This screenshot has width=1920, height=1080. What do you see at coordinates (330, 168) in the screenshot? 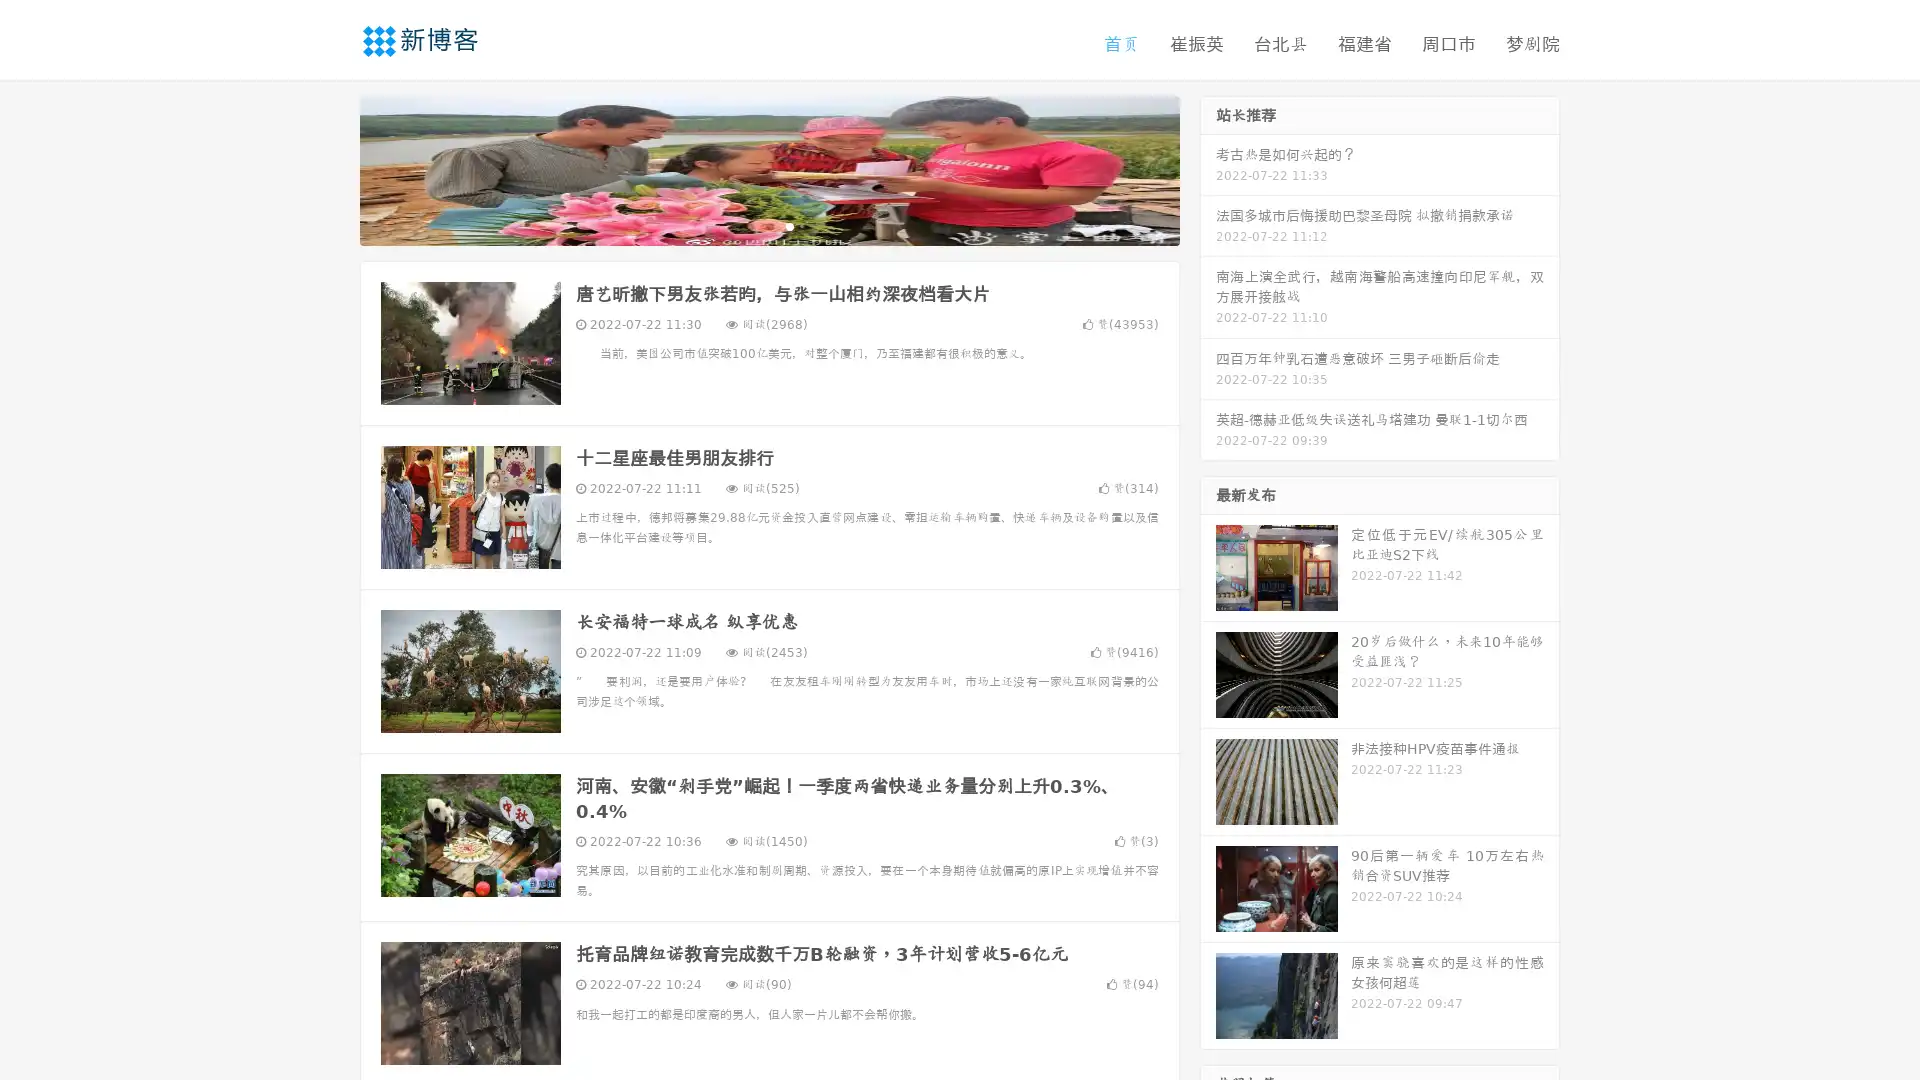
I see `Previous slide` at bounding box center [330, 168].